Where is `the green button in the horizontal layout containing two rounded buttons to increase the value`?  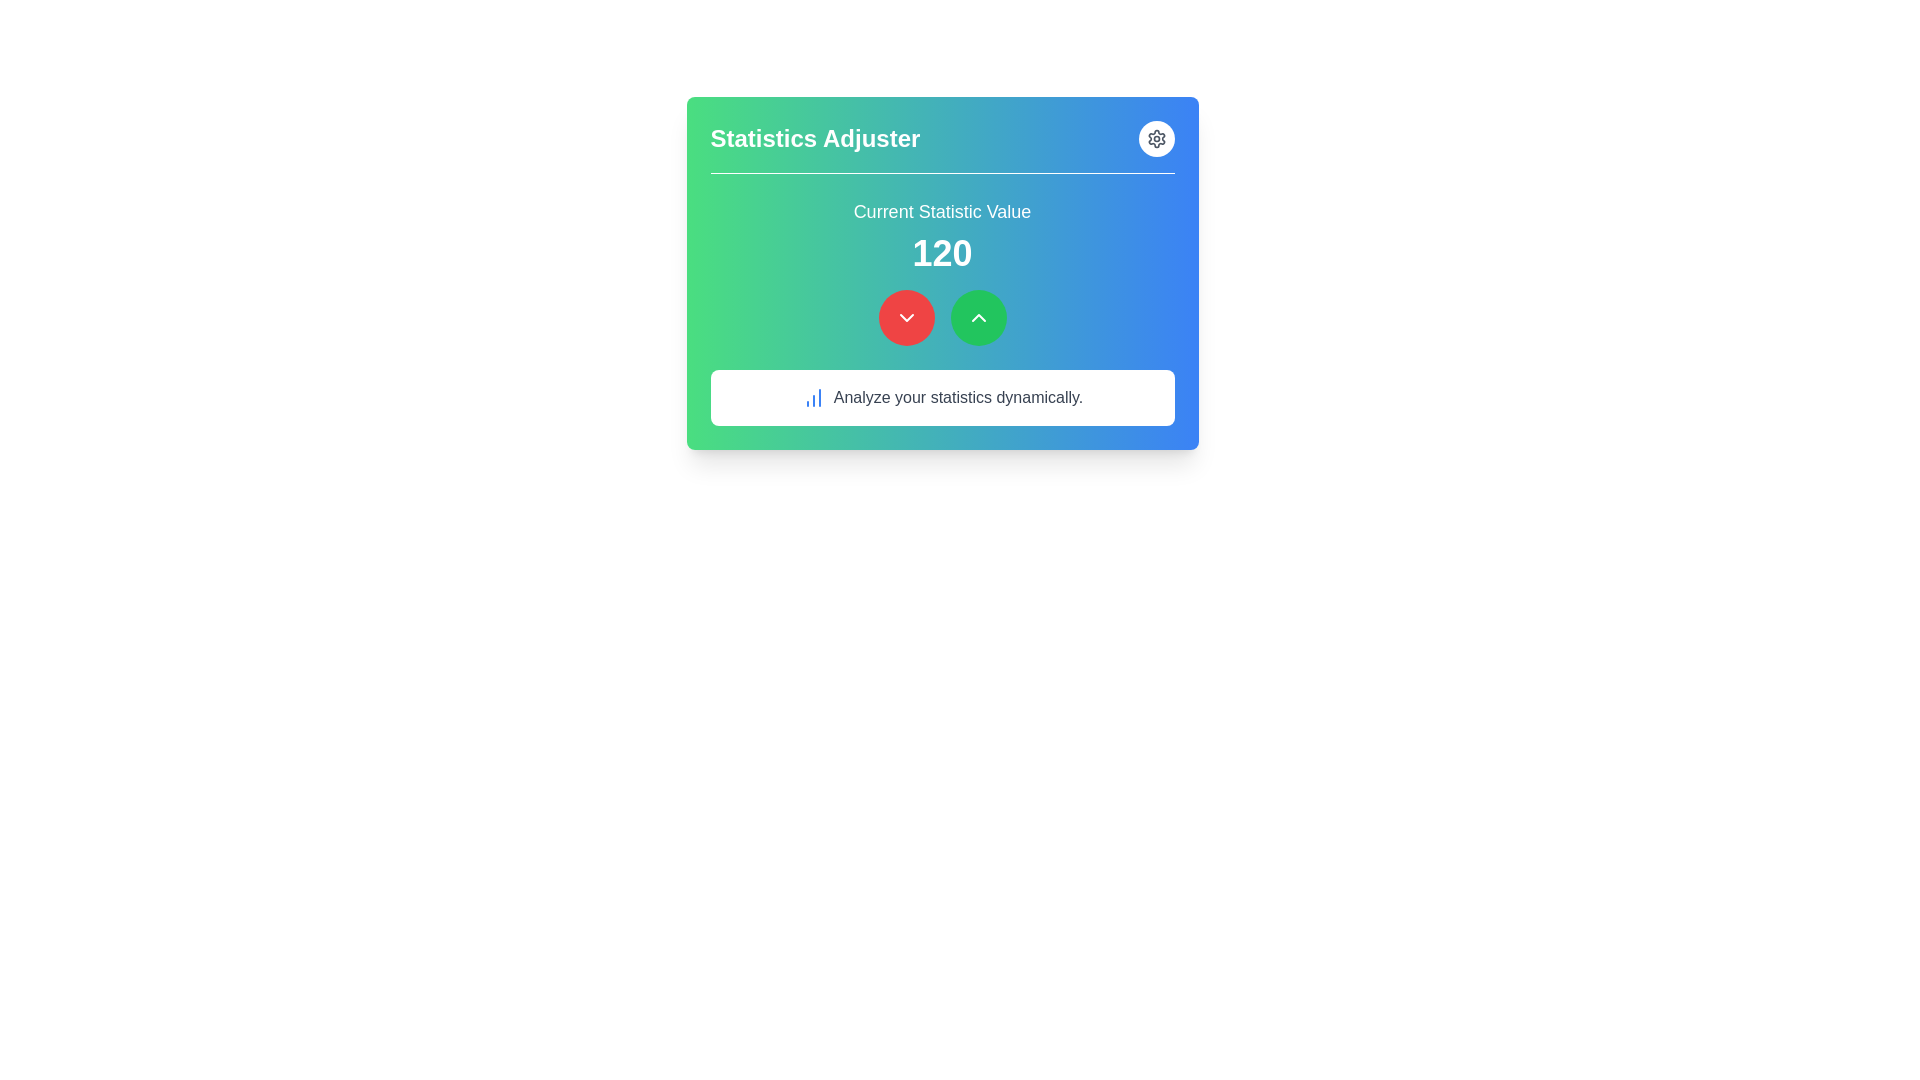
the green button in the horizontal layout containing two rounded buttons to increase the value is located at coordinates (941, 316).